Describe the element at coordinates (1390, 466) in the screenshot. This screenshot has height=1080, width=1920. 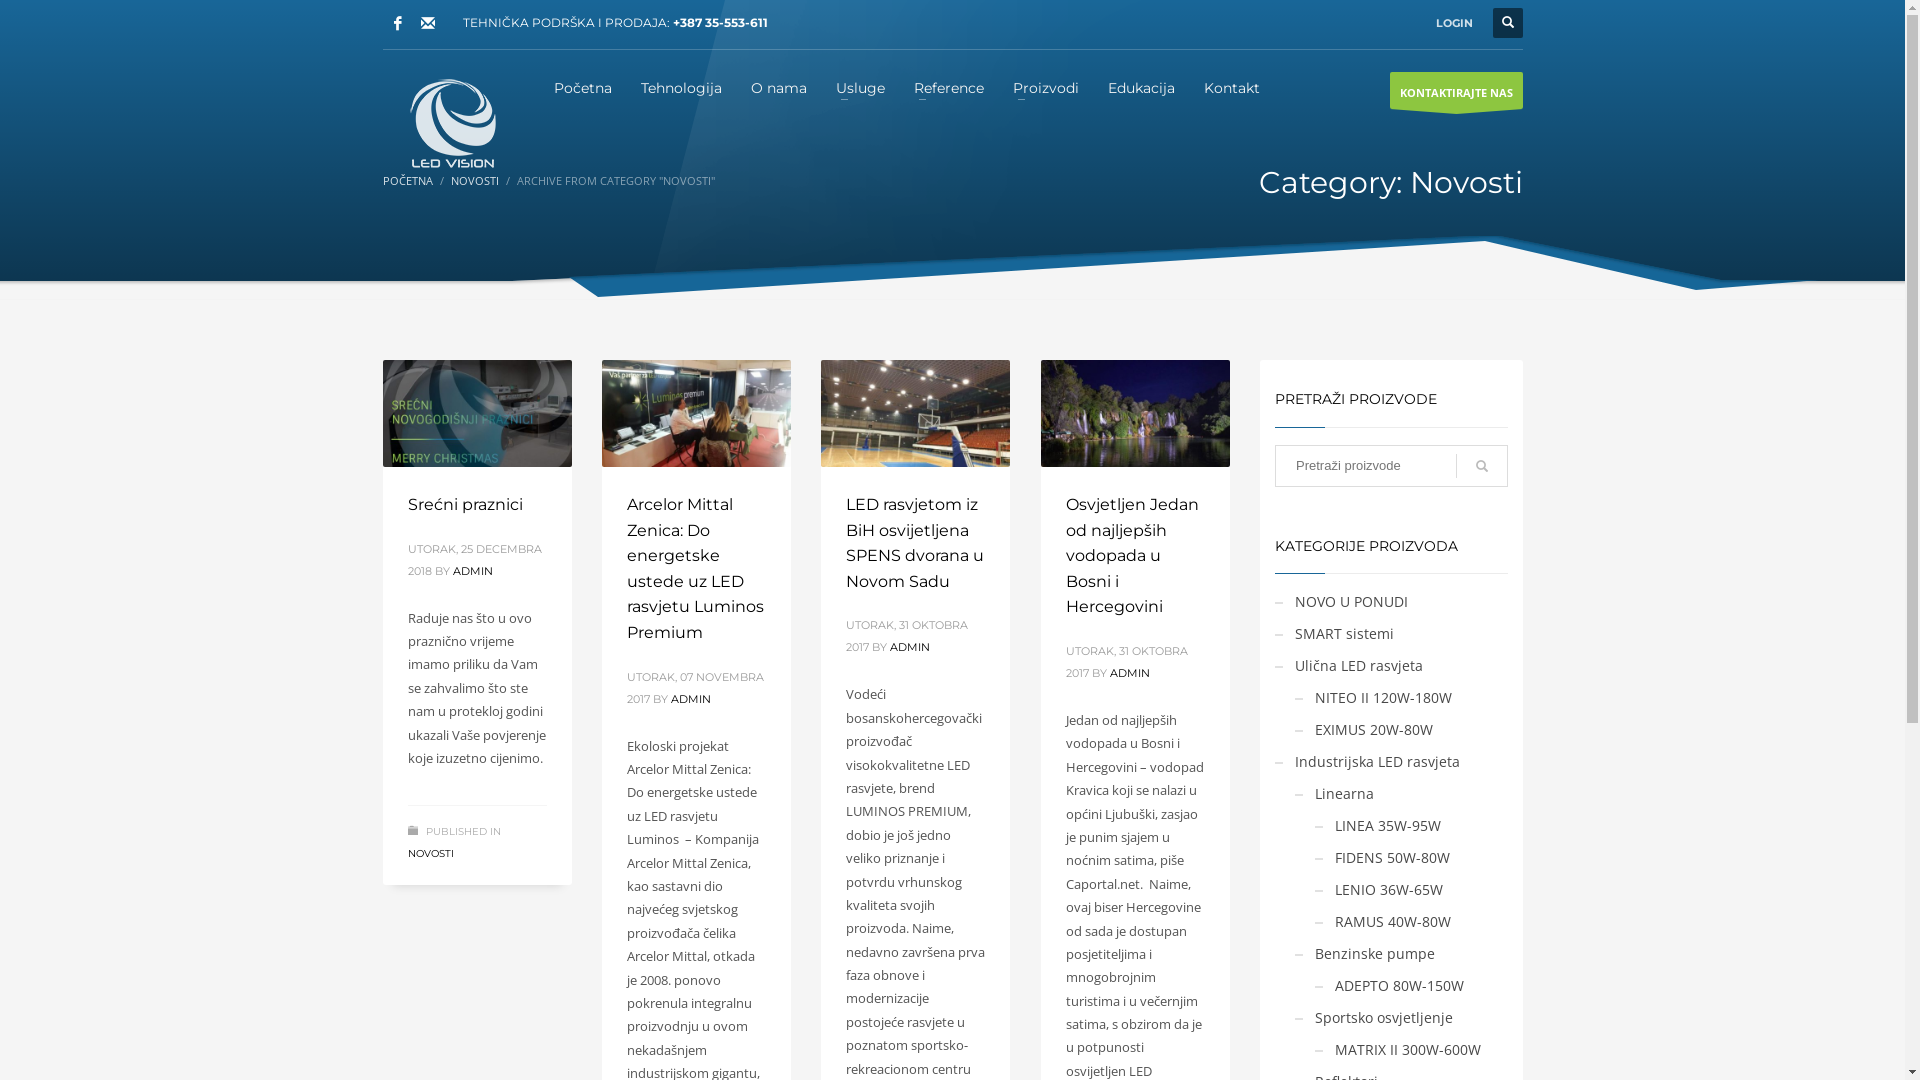
I see `'Search for:'` at that location.